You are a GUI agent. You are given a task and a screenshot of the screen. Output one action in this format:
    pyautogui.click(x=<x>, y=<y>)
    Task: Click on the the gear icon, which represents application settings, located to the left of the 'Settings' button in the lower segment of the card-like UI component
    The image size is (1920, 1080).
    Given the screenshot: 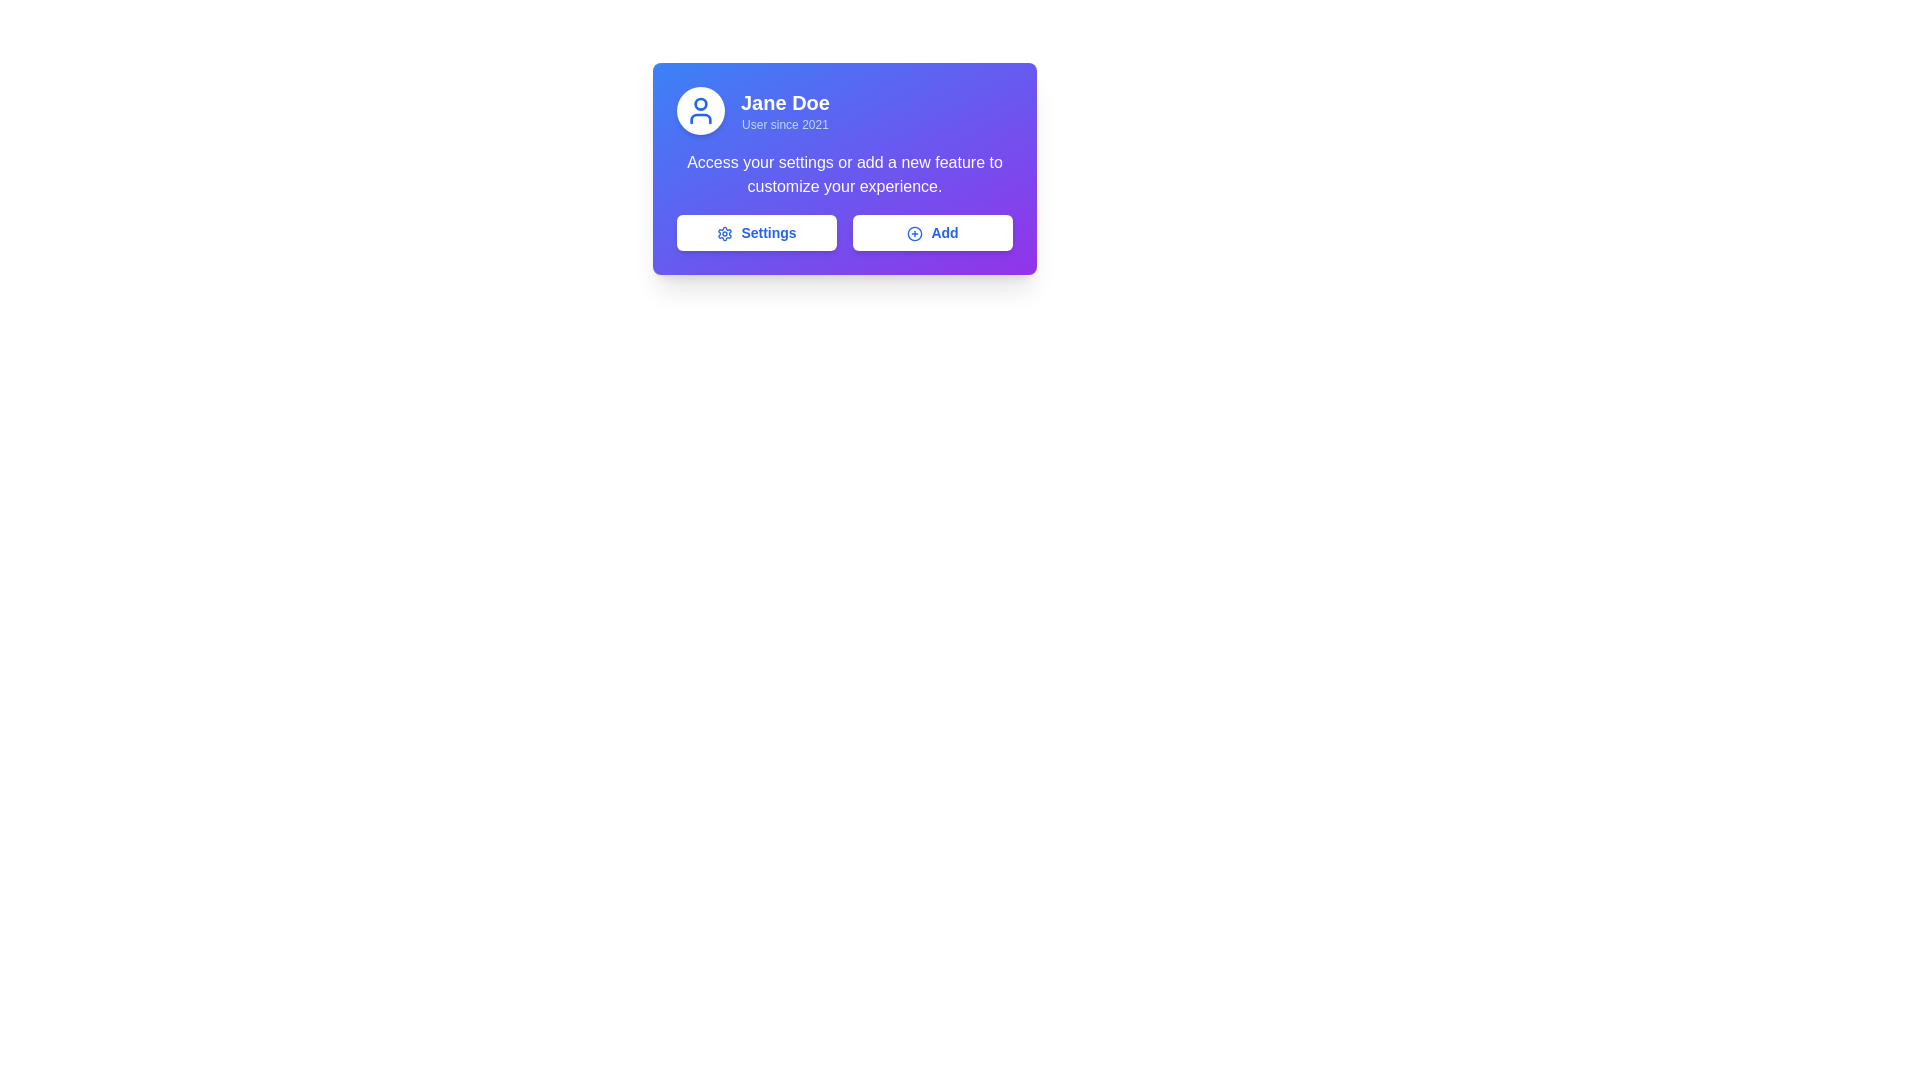 What is the action you would take?
    pyautogui.click(x=724, y=233)
    